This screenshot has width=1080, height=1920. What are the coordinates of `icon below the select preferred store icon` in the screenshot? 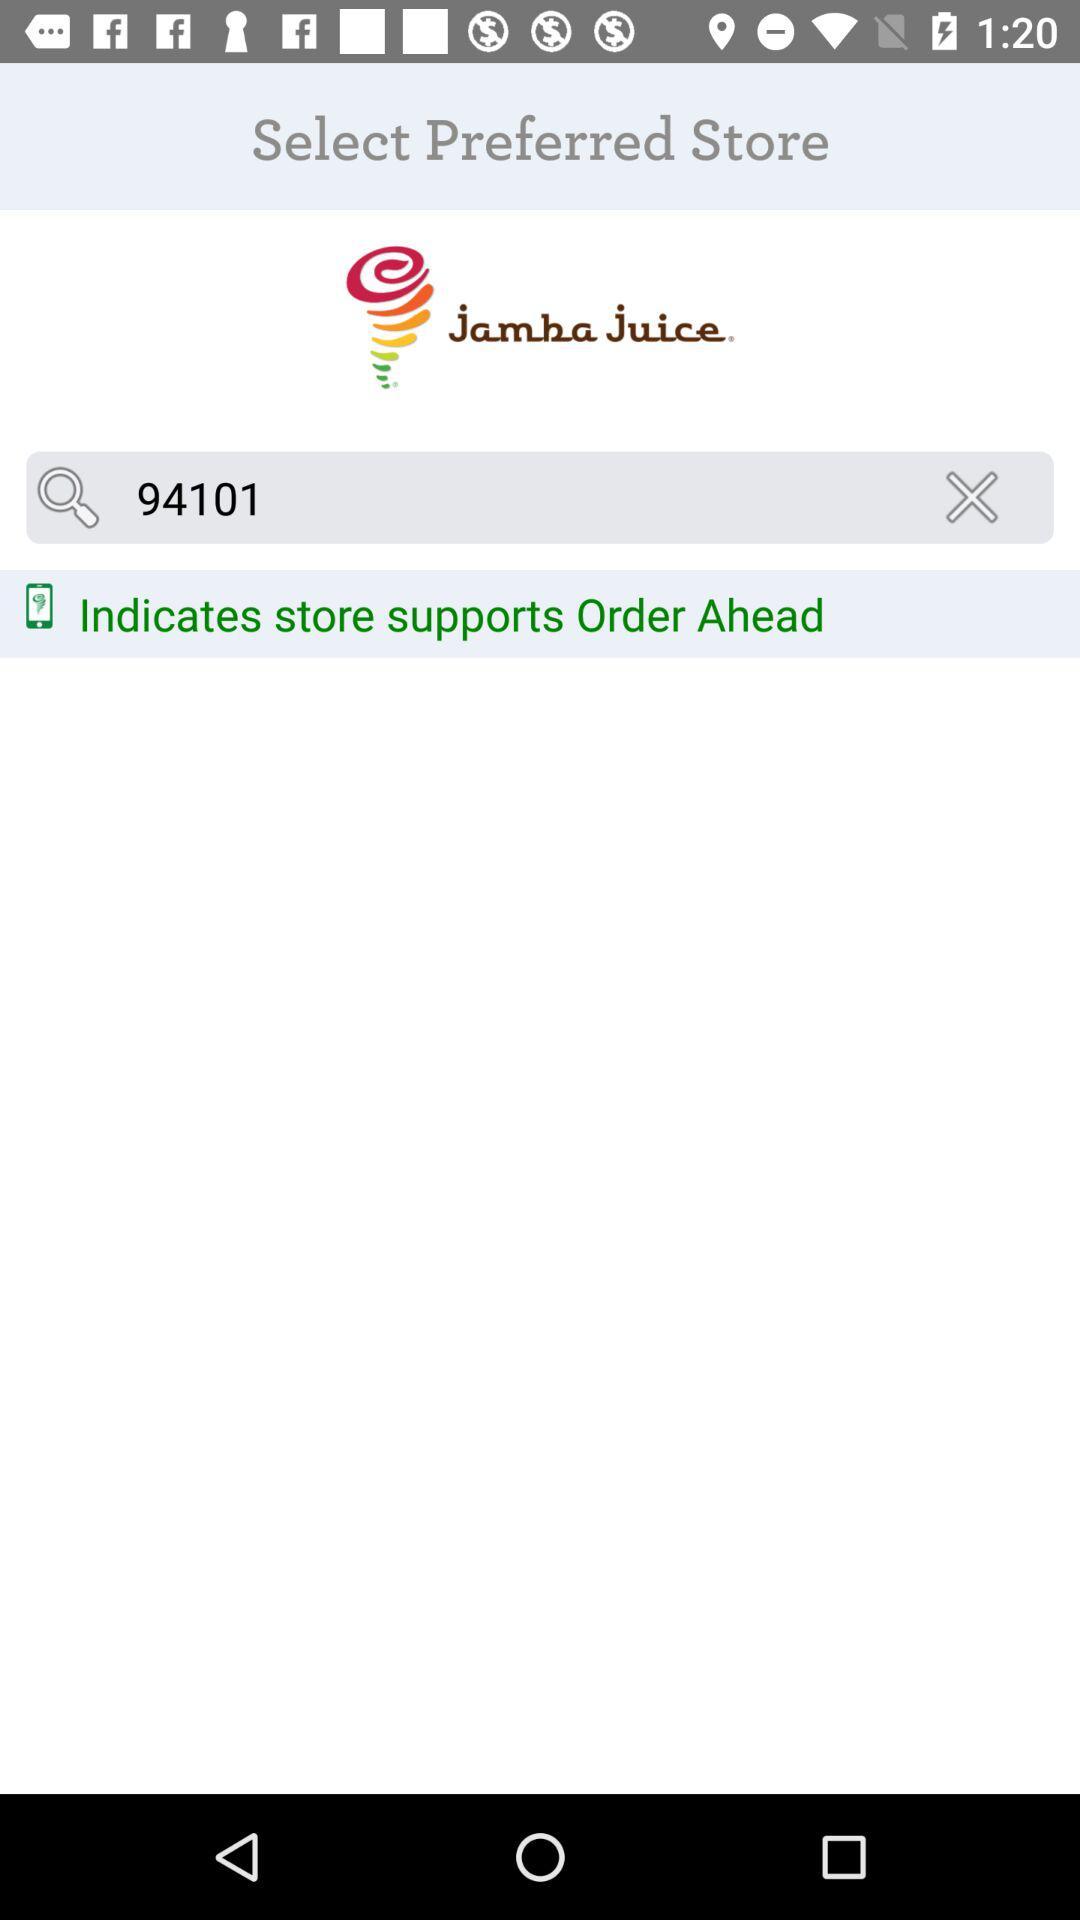 It's located at (977, 497).